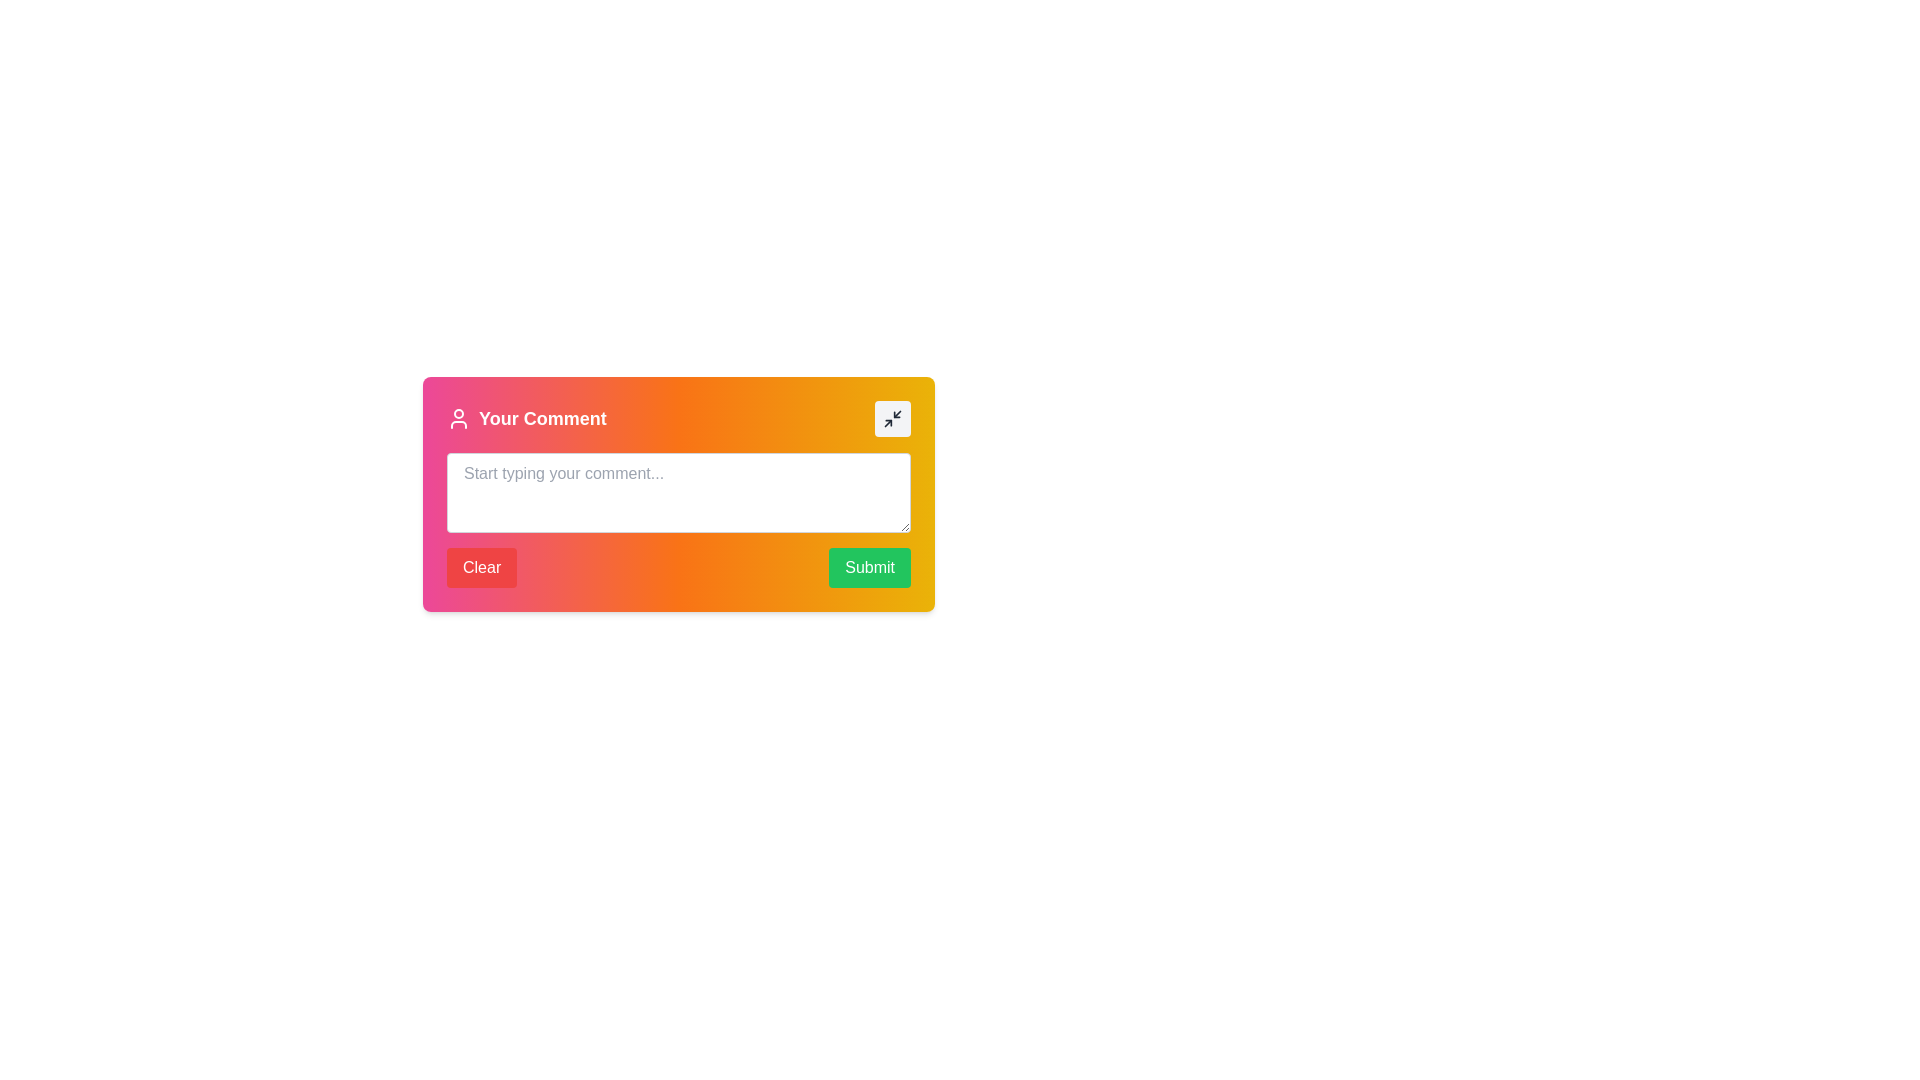 Image resolution: width=1920 pixels, height=1080 pixels. What do you see at coordinates (482, 567) in the screenshot?
I see `the 'Clear' button with a red background and white text located at the bottom left of the form` at bounding box center [482, 567].